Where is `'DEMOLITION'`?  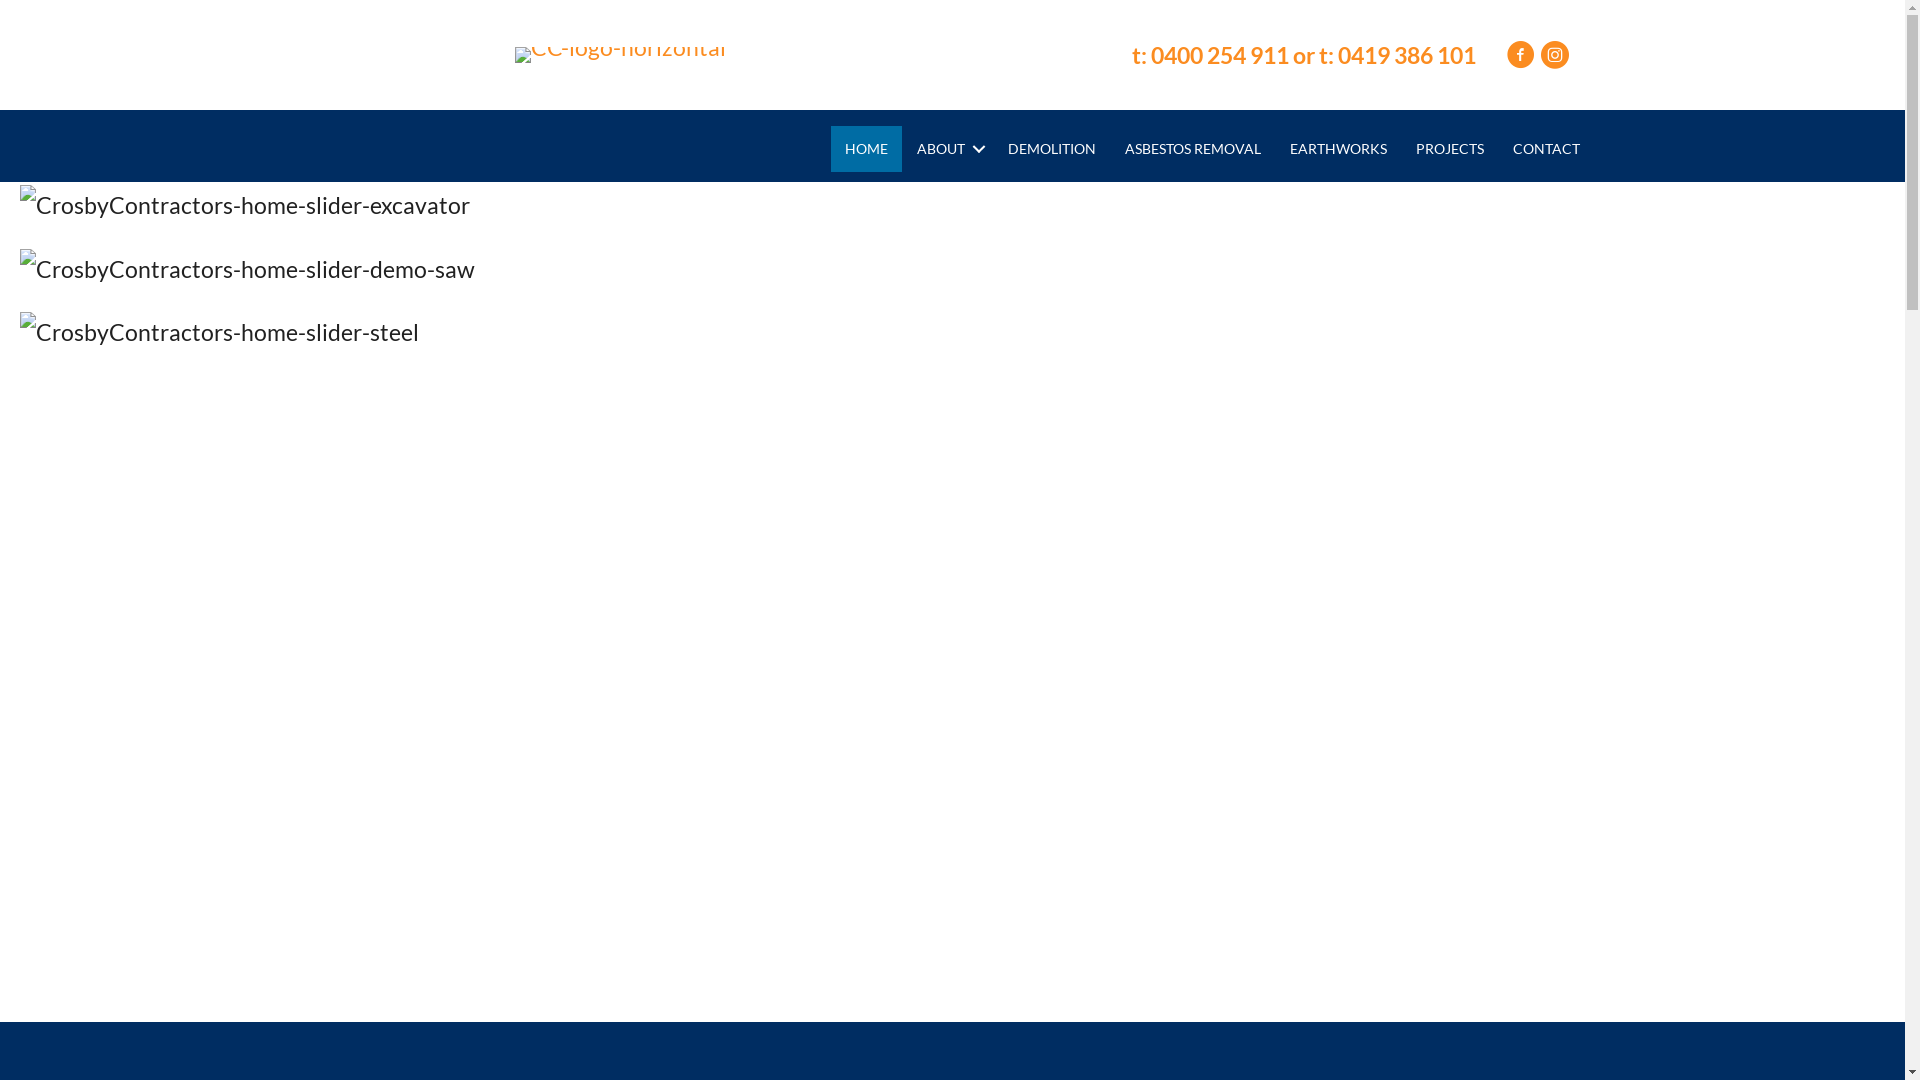 'DEMOLITION' is located at coordinates (1050, 148).